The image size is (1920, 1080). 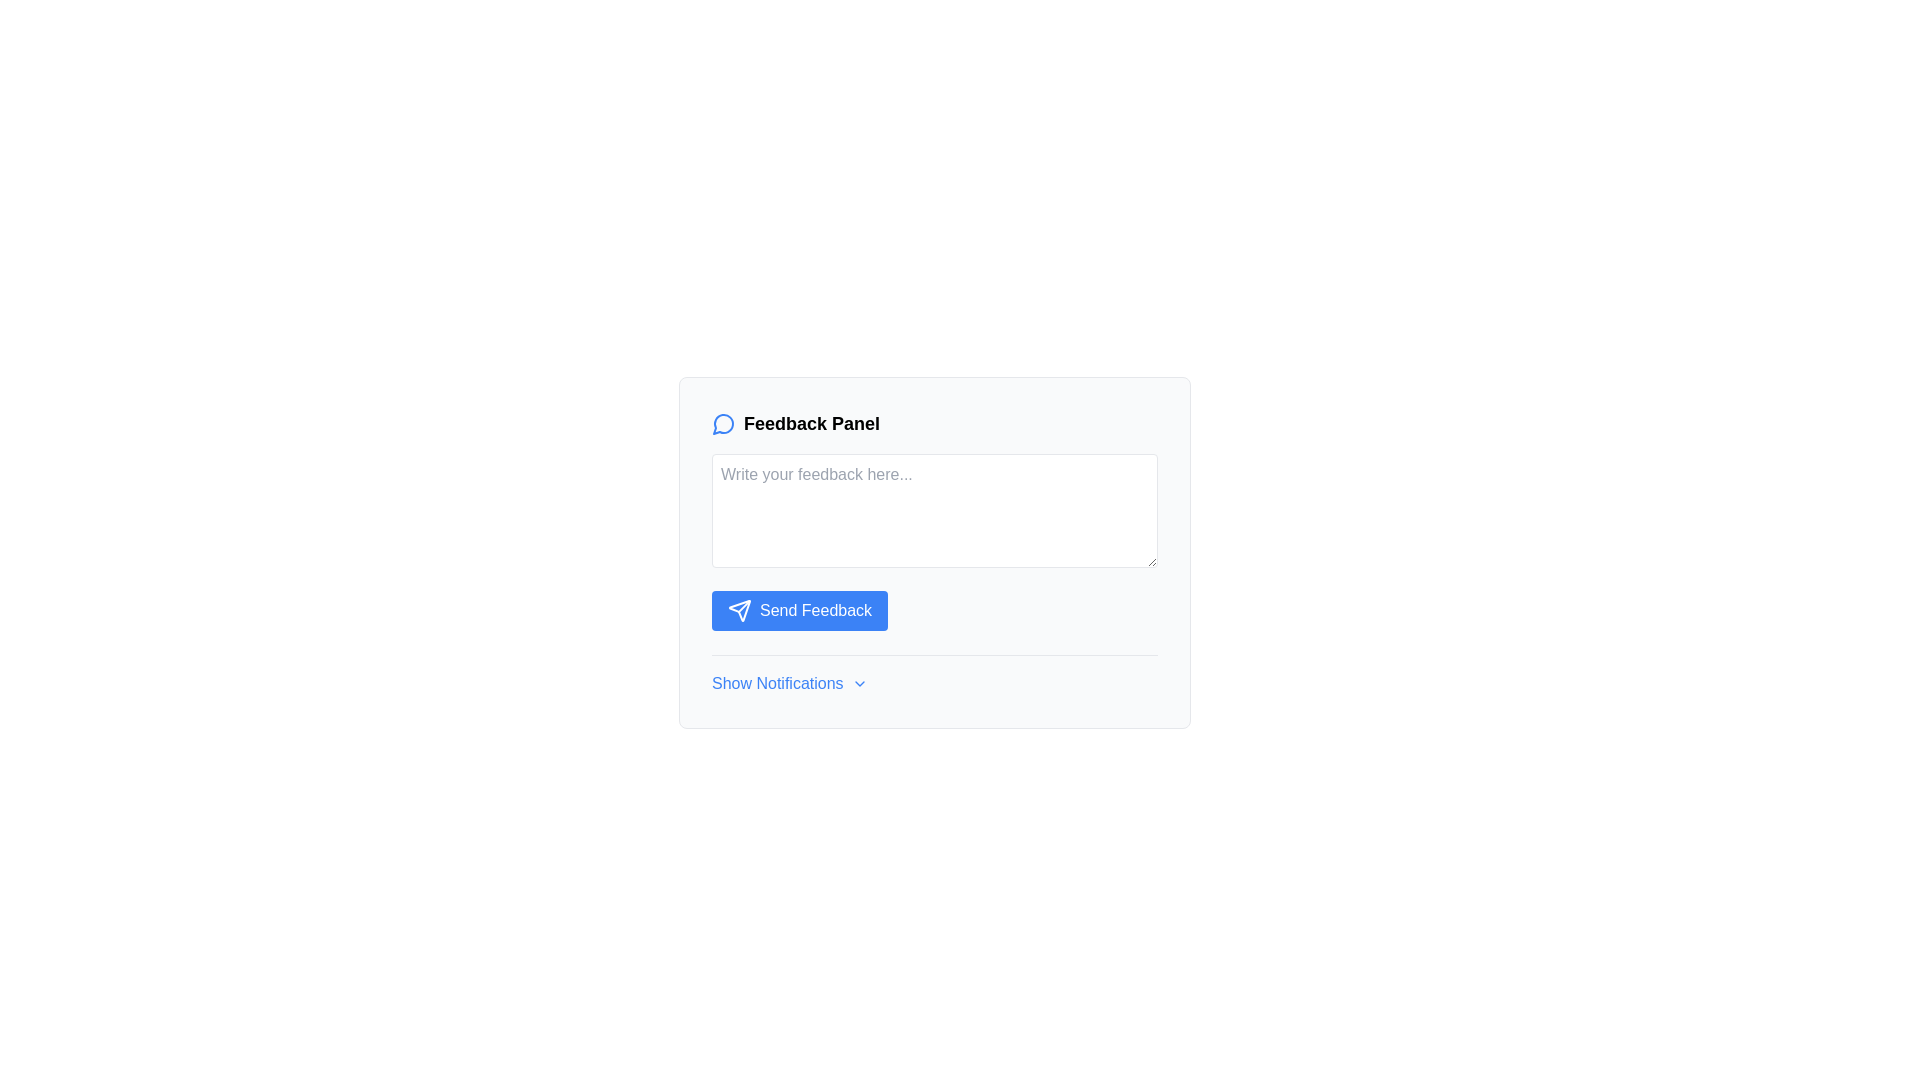 I want to click on the downward-pointing chevron icon next to the text 'Show Notifications', so click(x=859, y=682).